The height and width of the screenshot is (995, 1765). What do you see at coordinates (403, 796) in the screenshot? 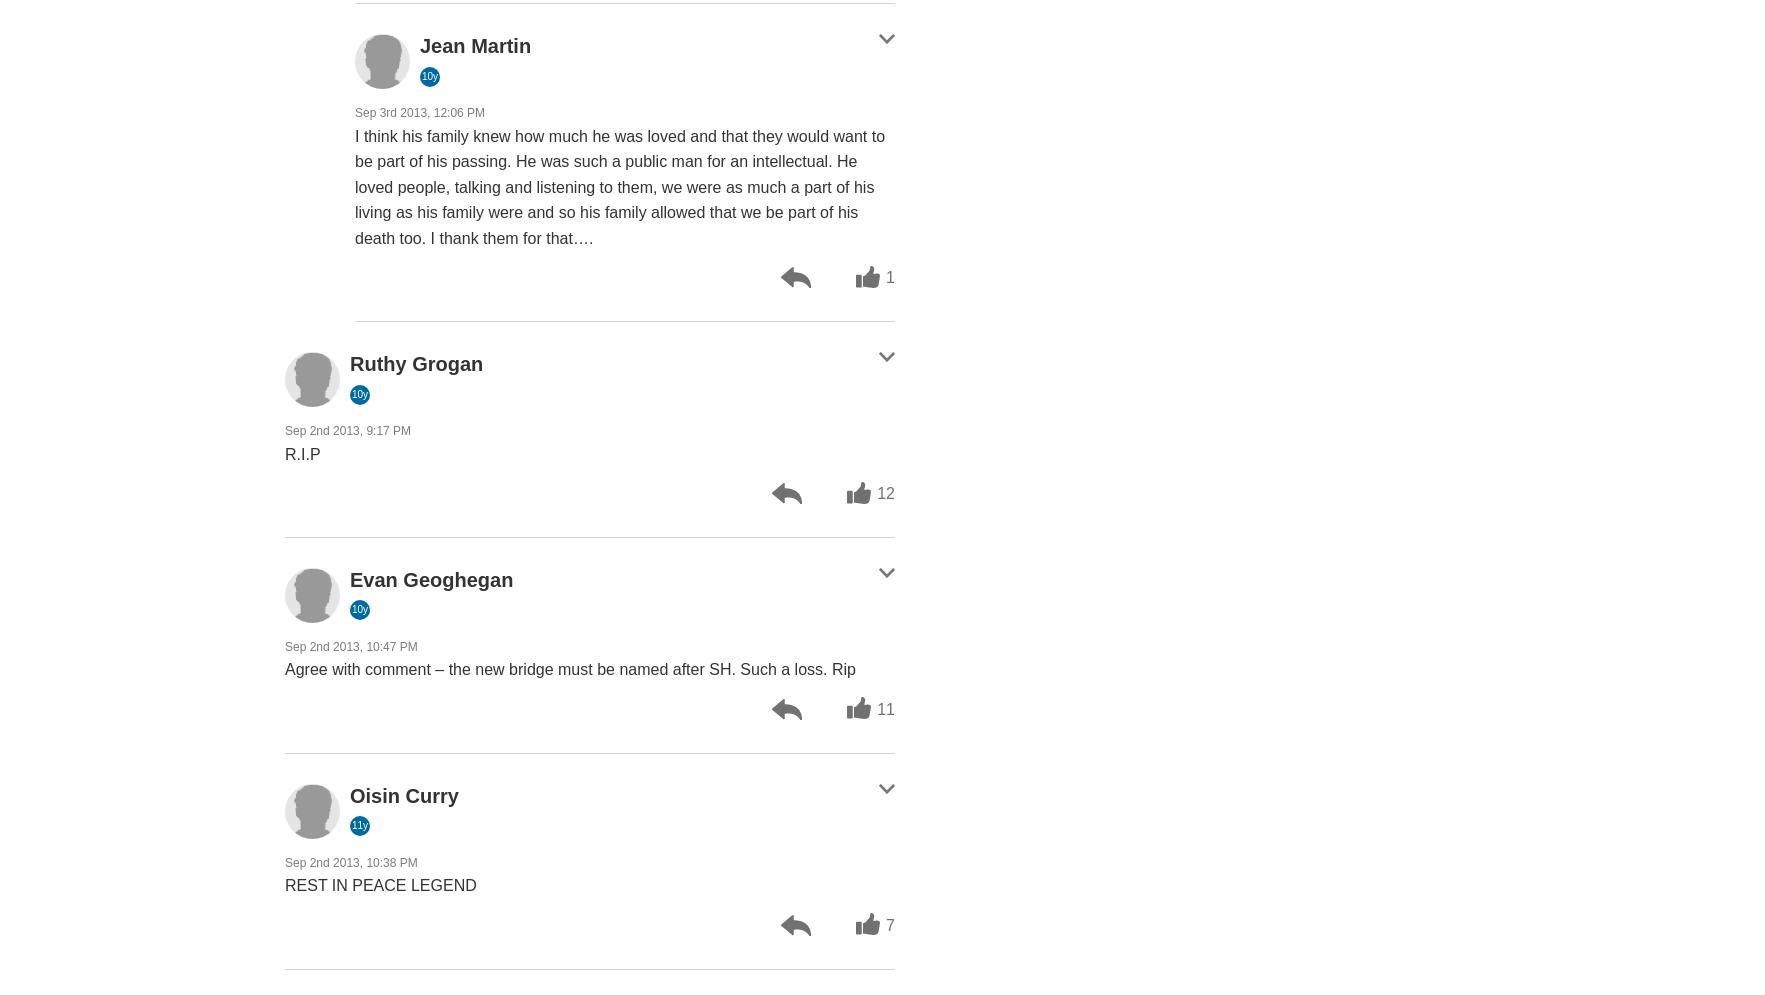
I see `'Oisin Curry'` at bounding box center [403, 796].